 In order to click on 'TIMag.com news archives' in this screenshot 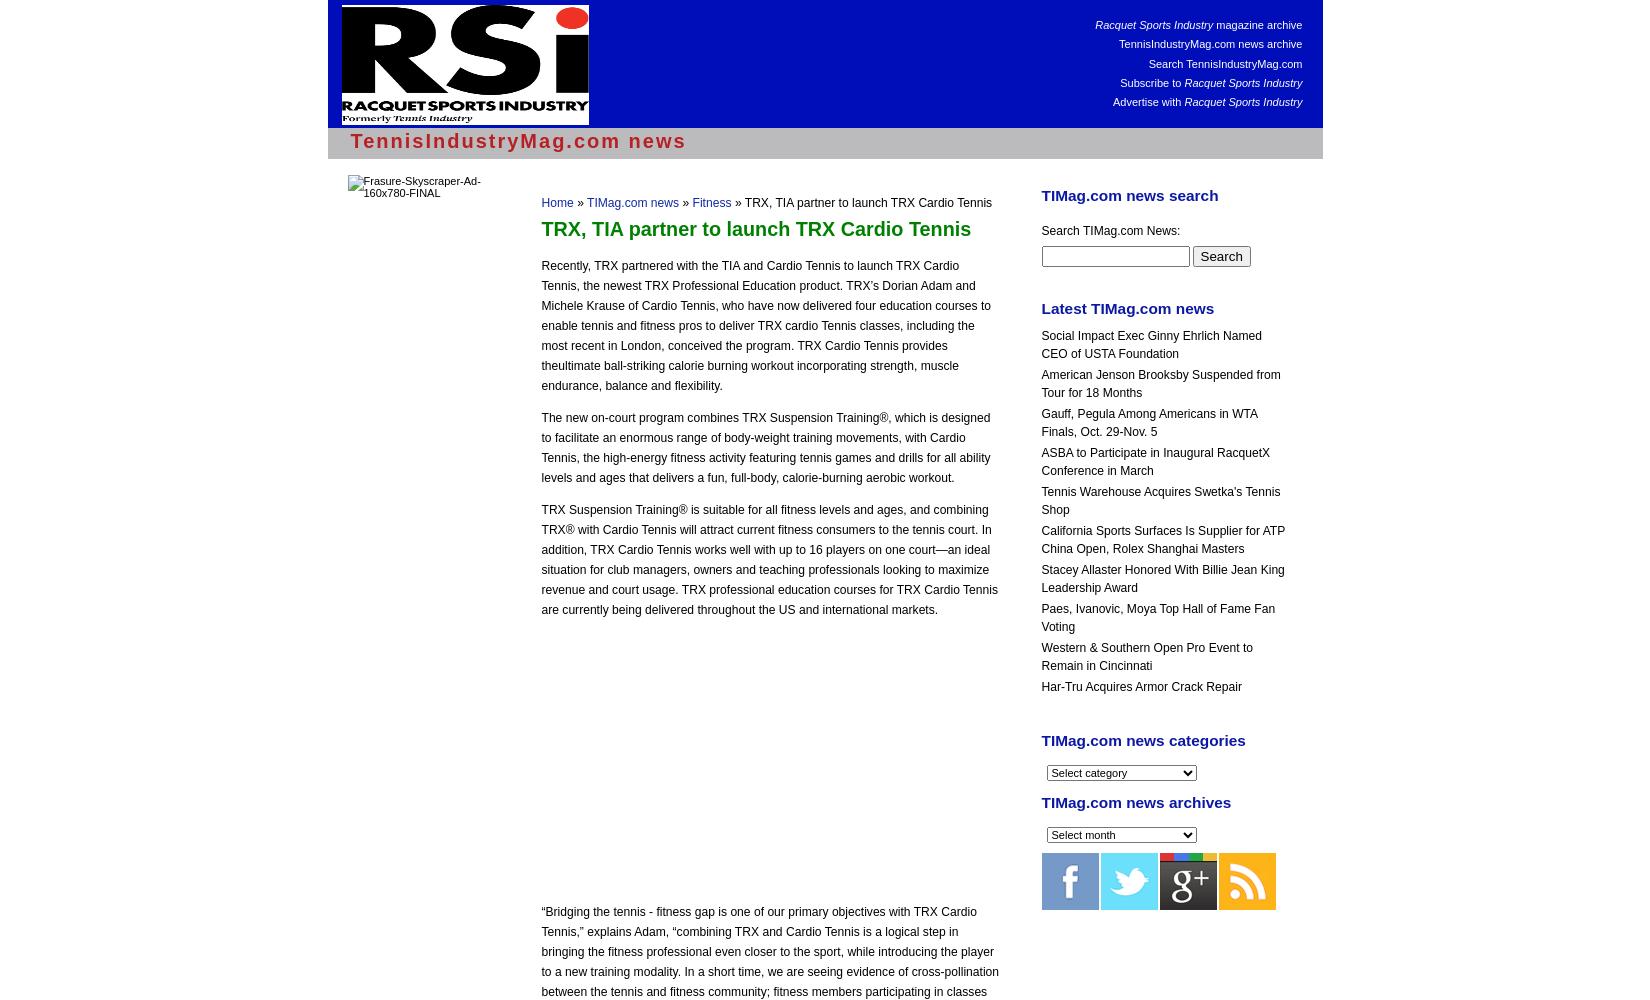, I will do `click(1136, 802)`.